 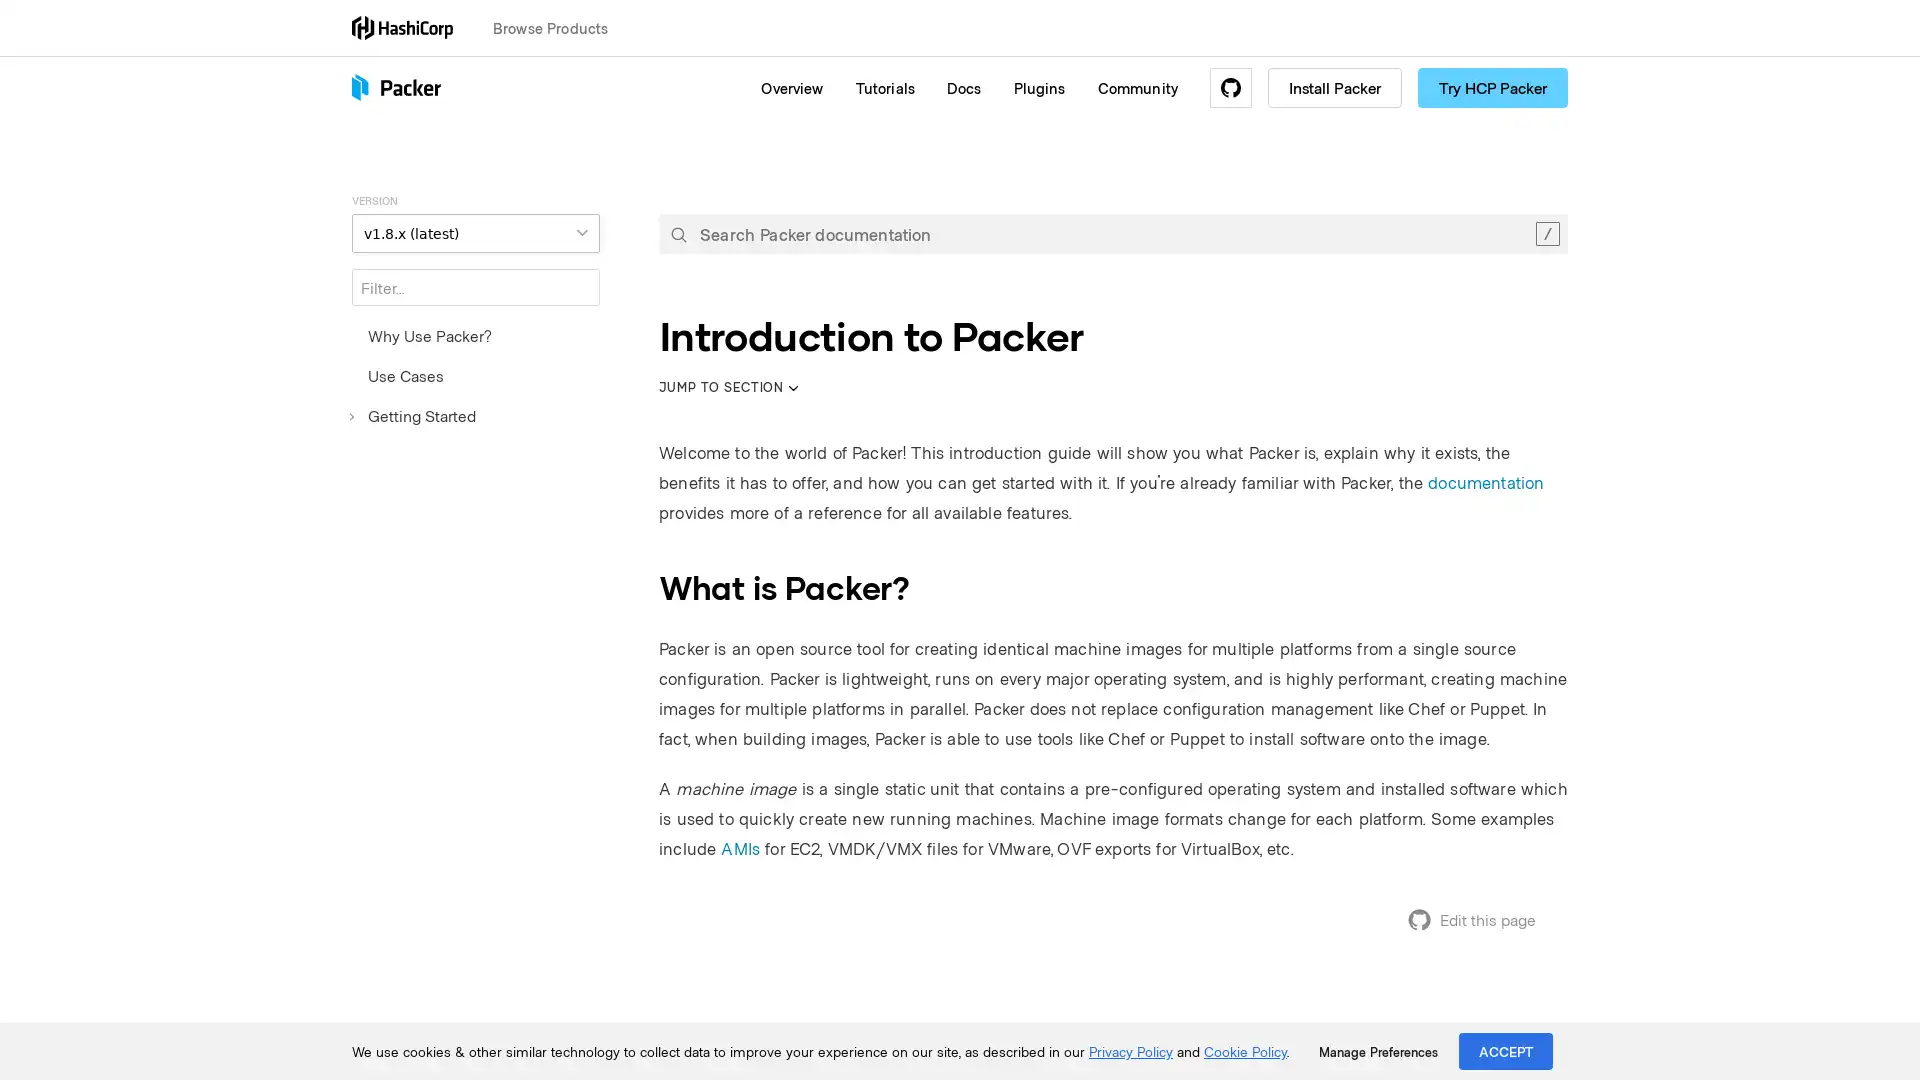 What do you see at coordinates (1546, 233) in the screenshot?
I see `Clear the search query.` at bounding box center [1546, 233].